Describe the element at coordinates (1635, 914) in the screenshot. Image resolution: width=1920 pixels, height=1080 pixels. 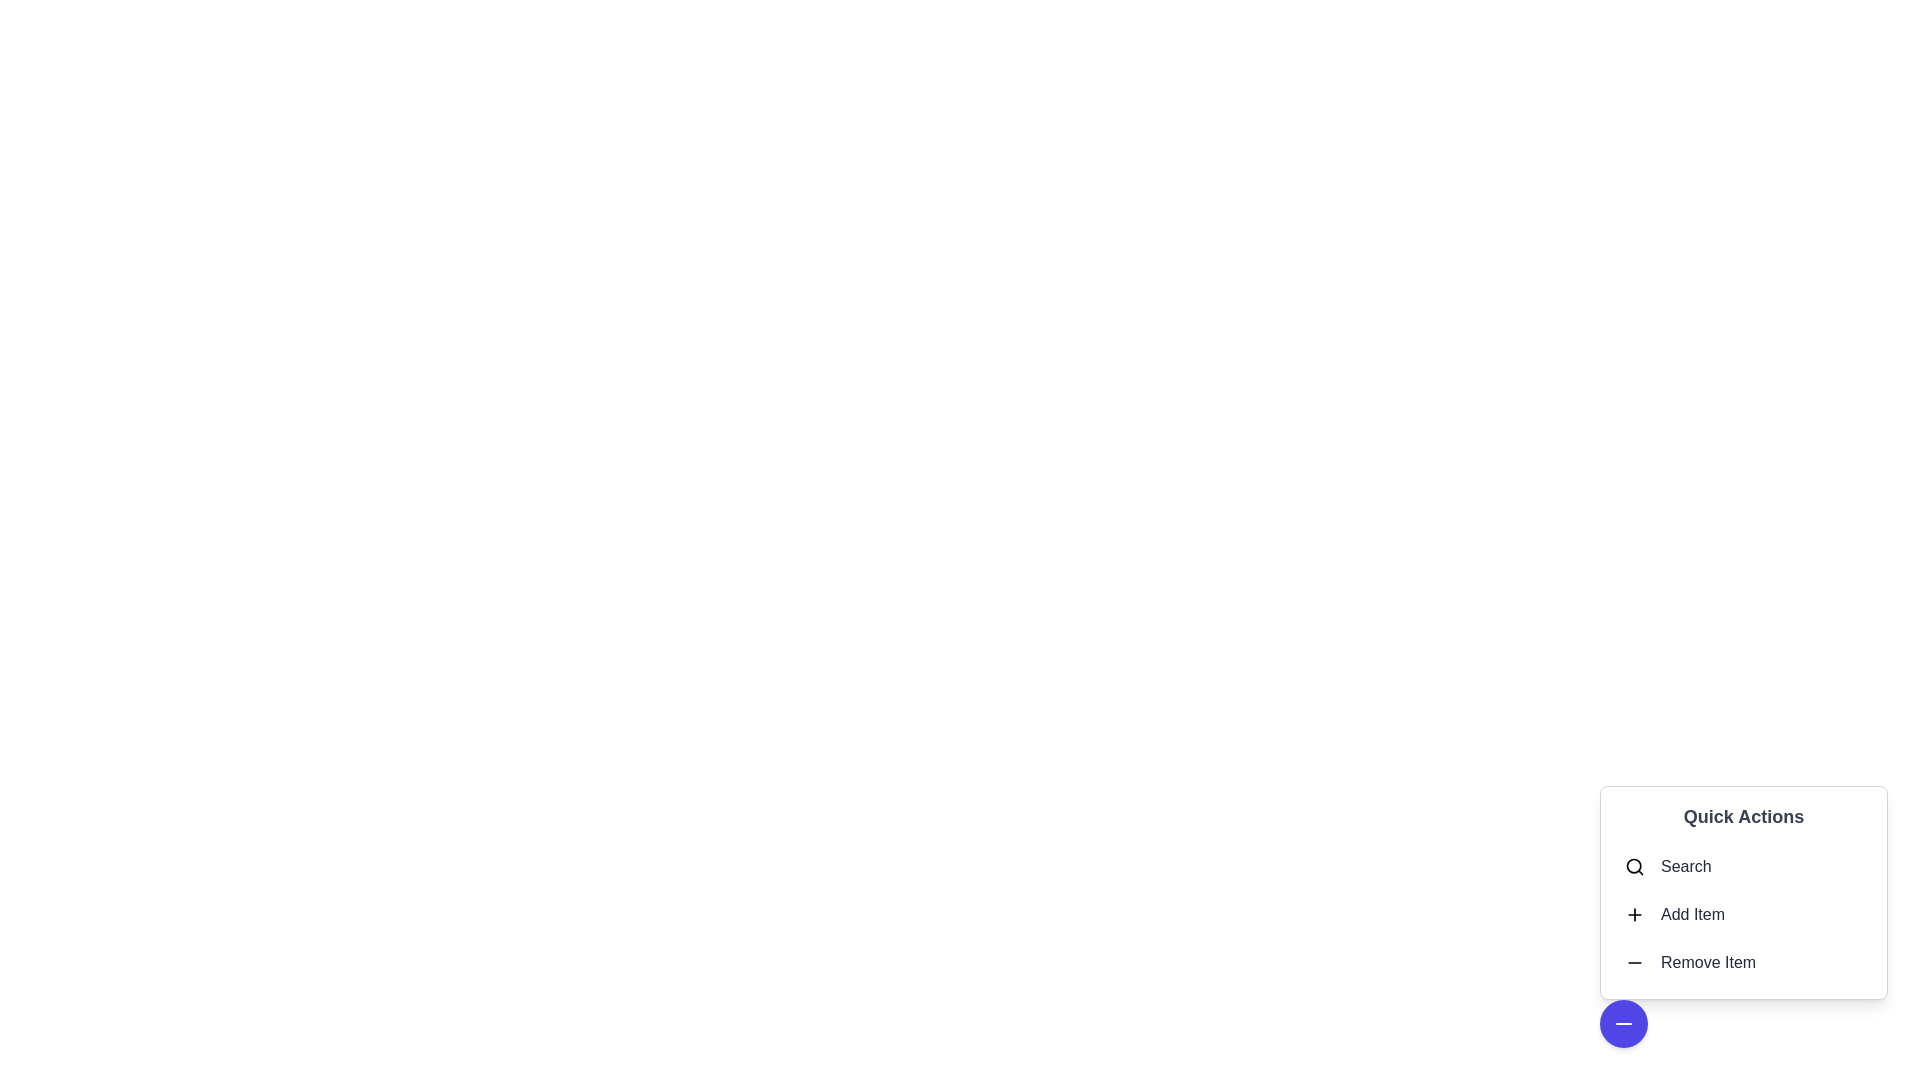
I see `the Plus symbol icon located in the 'Add Item' option within the 'Quick Actions' menu` at that location.